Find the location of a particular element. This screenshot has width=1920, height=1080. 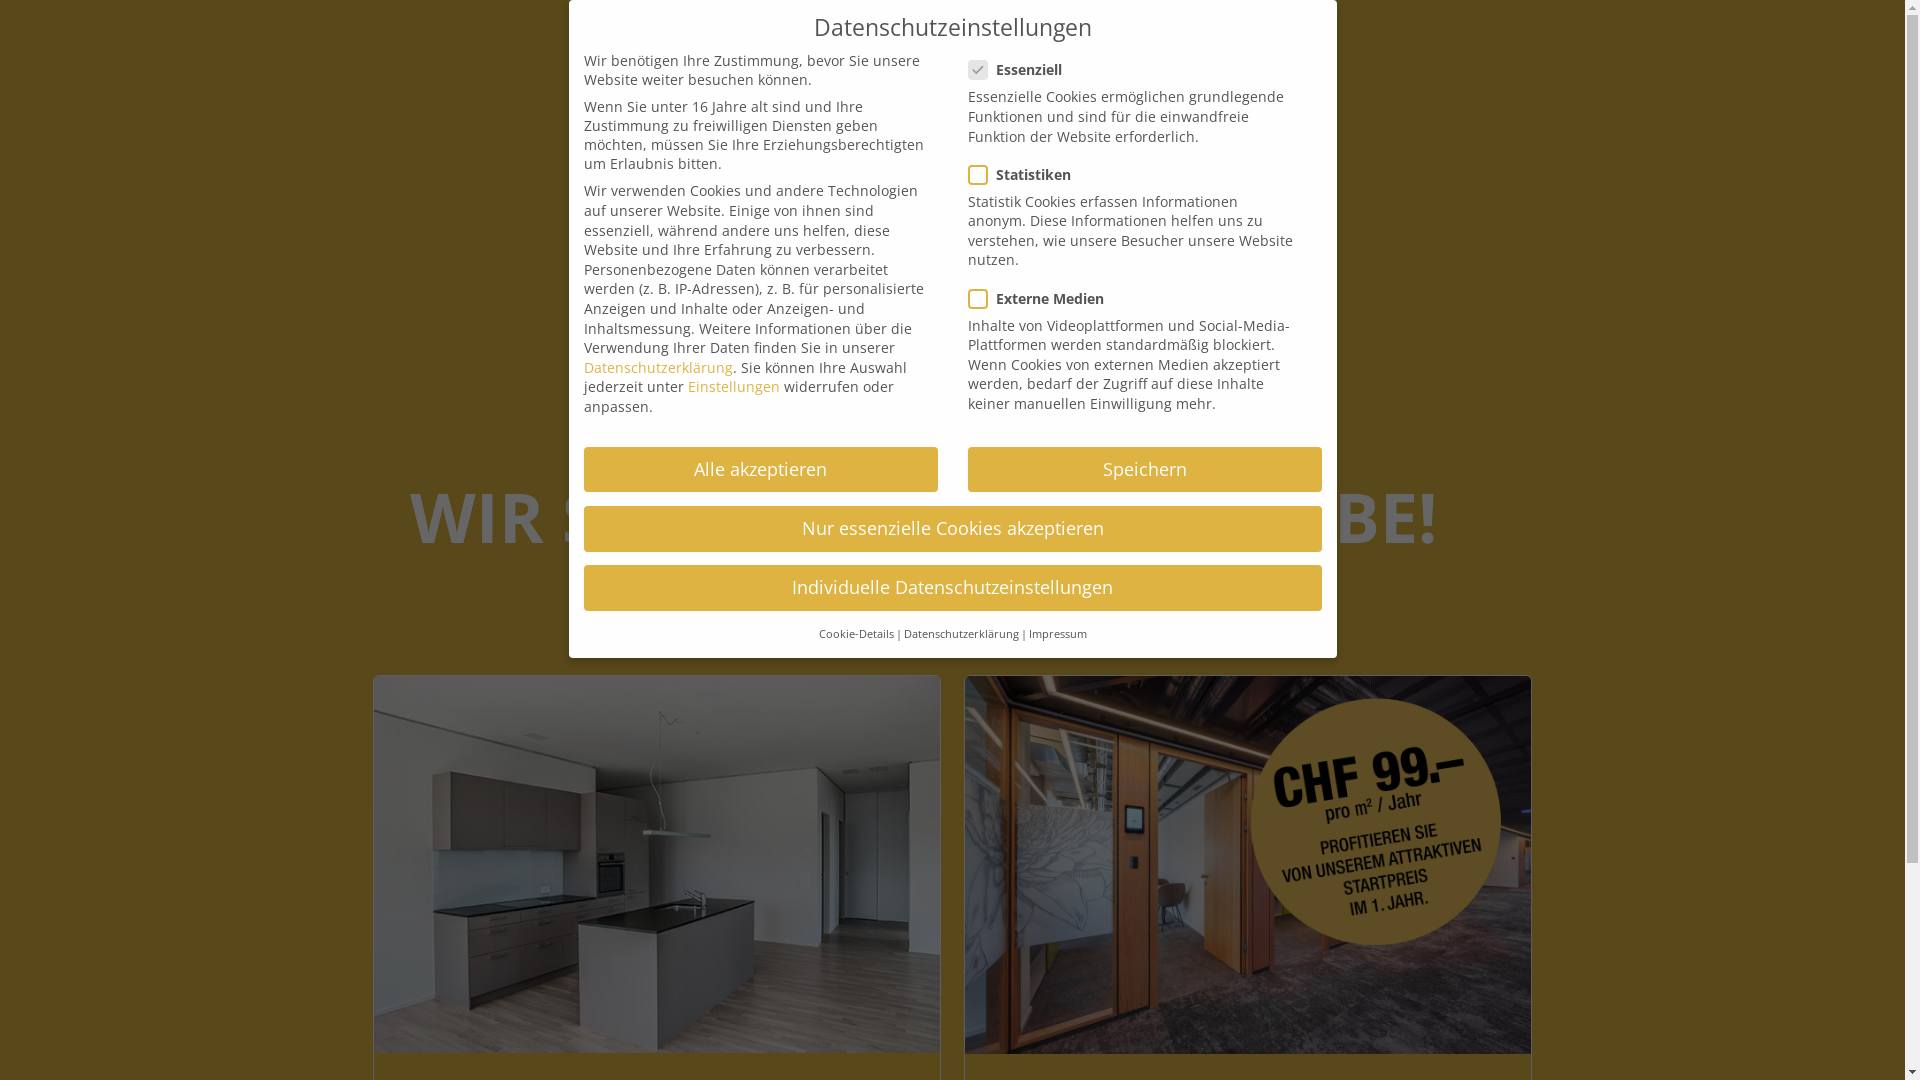

'Speichern' is located at coordinates (1145, 470).